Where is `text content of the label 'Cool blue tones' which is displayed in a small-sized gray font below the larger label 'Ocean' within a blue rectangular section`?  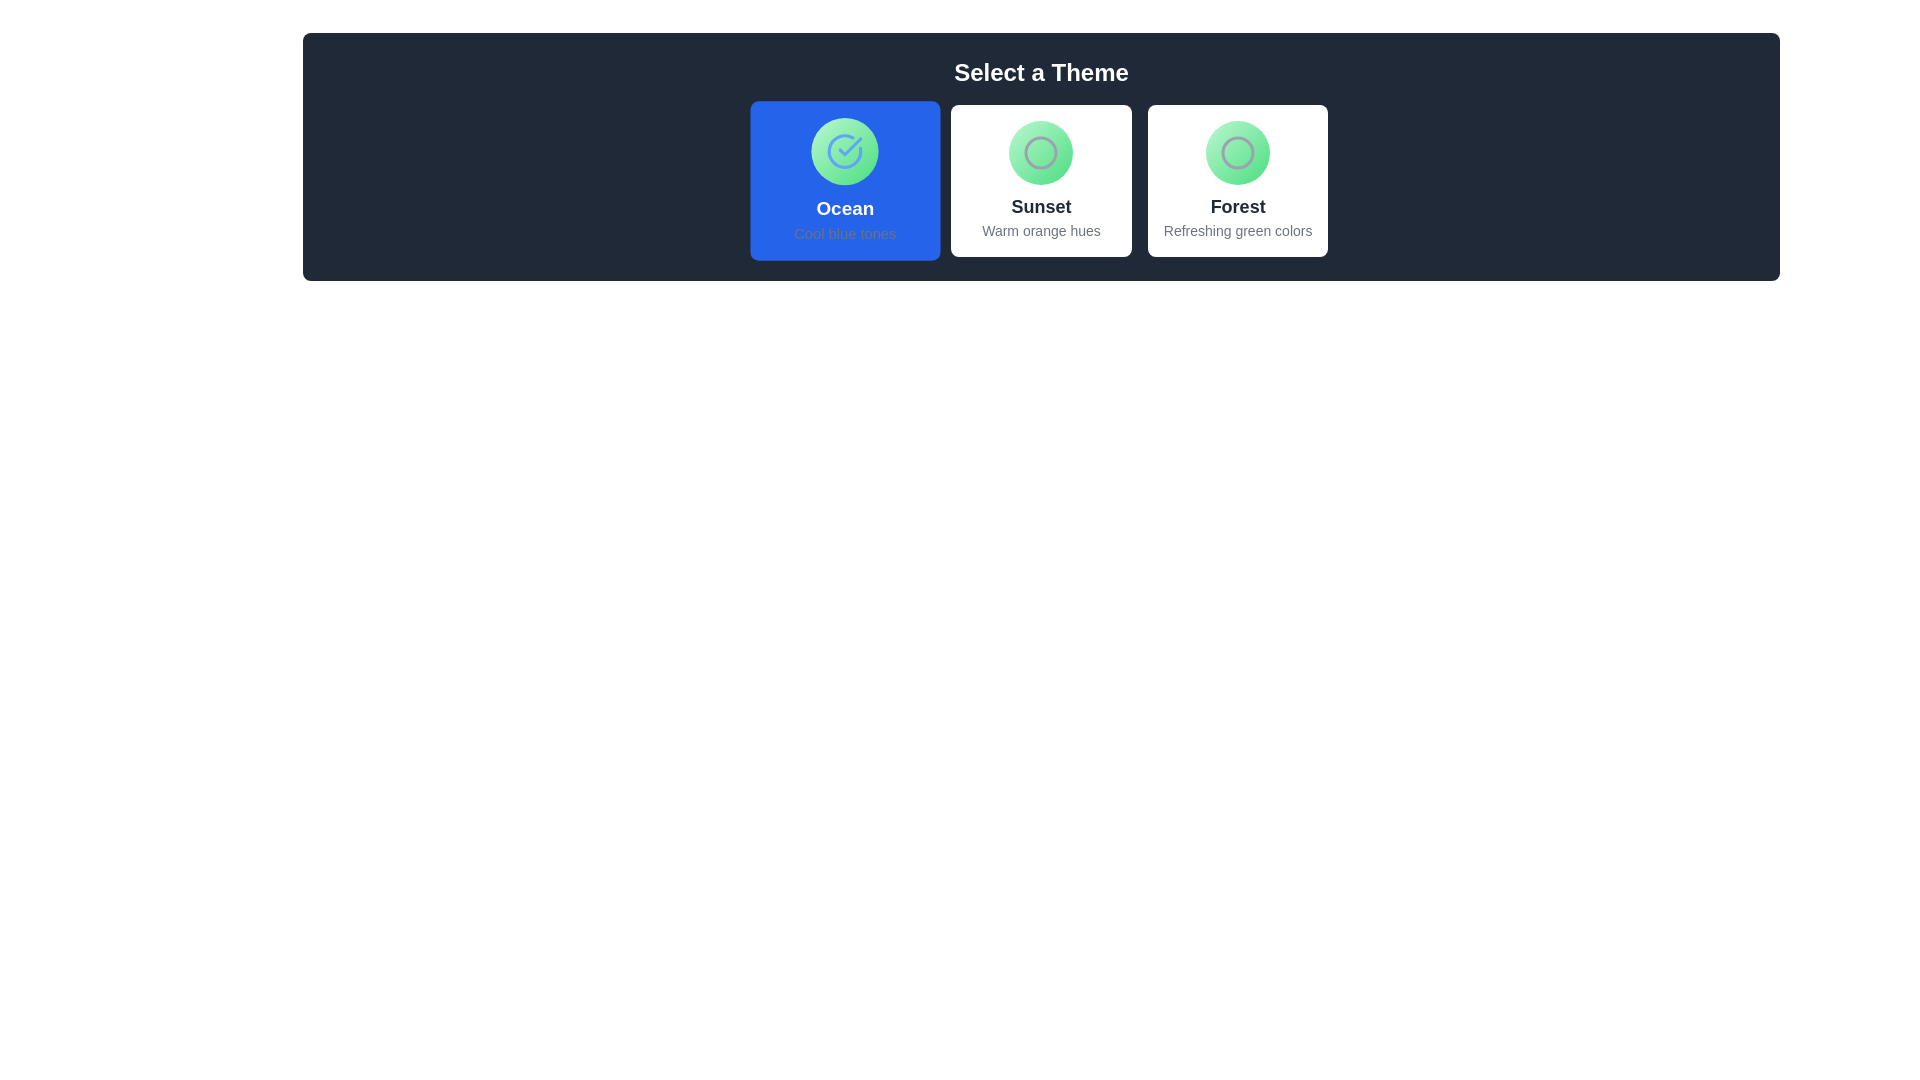 text content of the label 'Cool blue tones' which is displayed in a small-sized gray font below the larger label 'Ocean' within a blue rectangular section is located at coordinates (844, 232).